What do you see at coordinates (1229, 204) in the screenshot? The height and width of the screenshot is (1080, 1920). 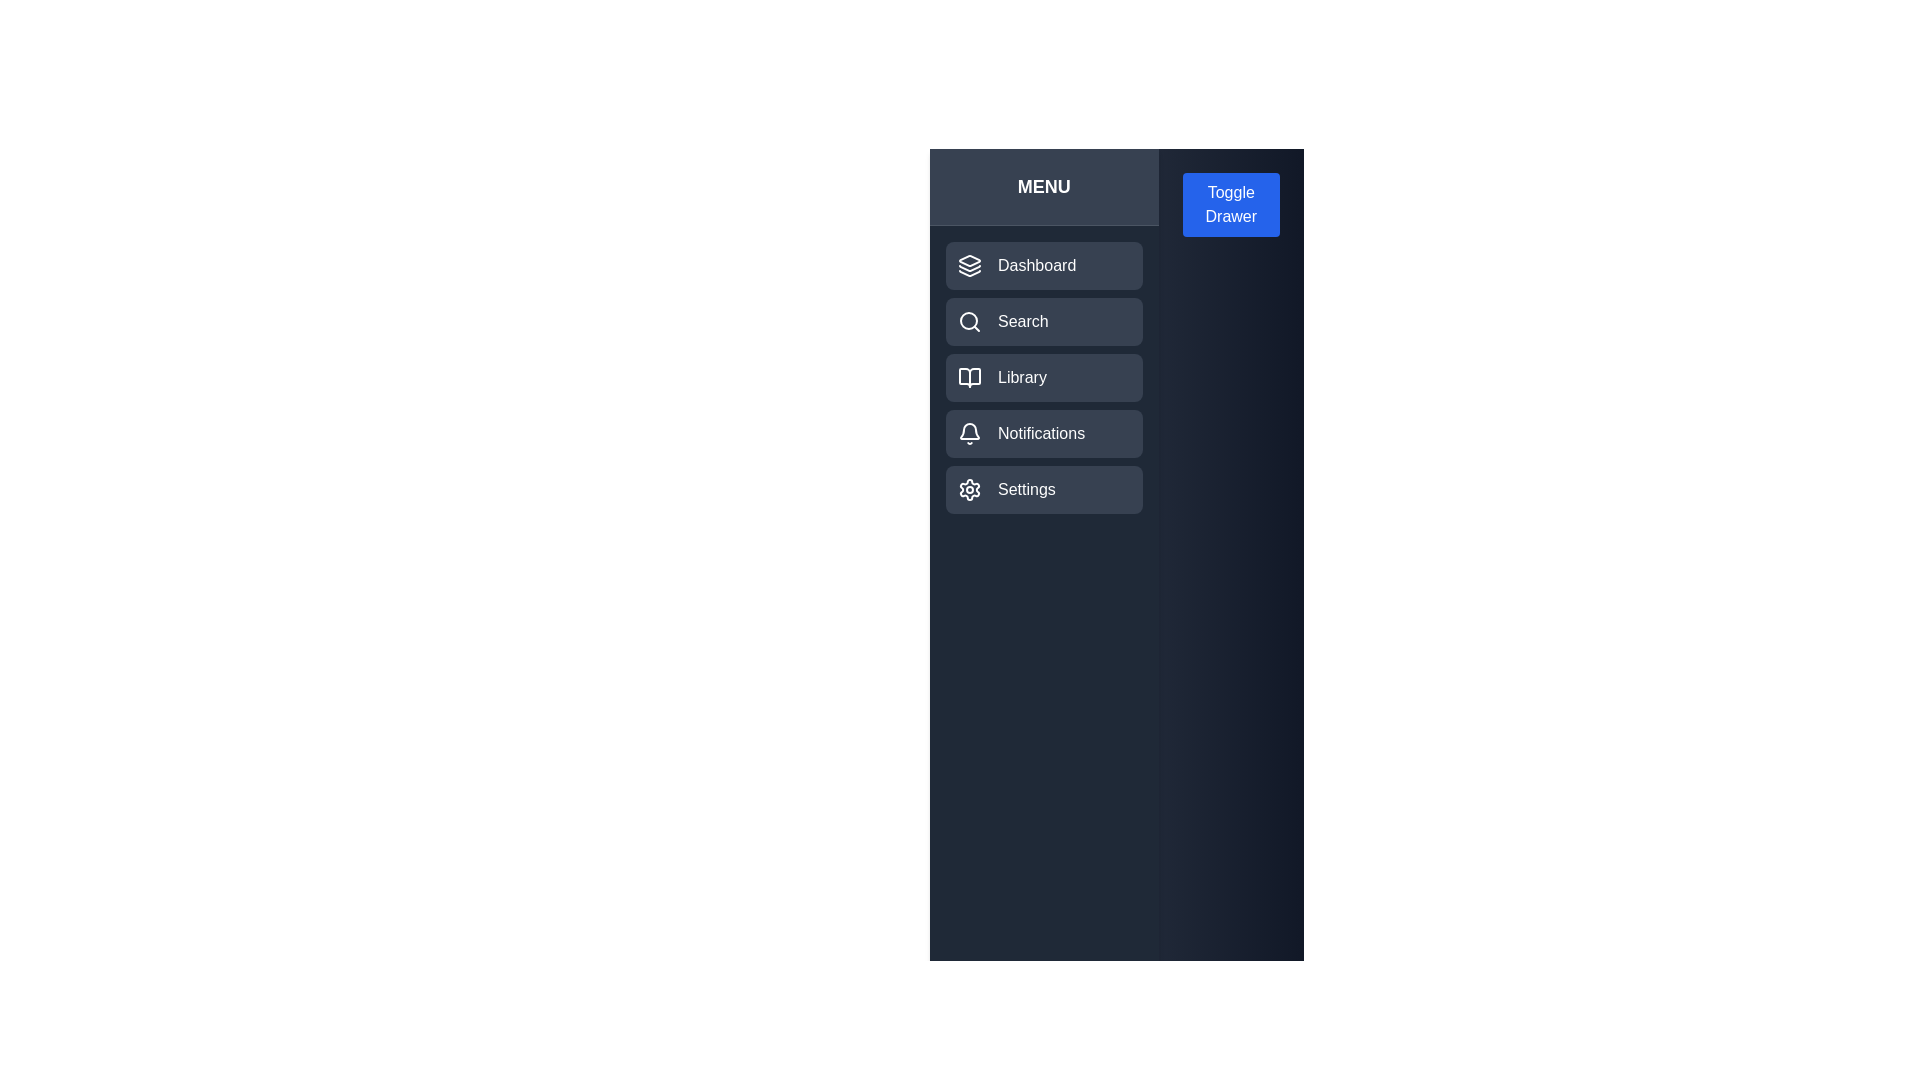 I see `the 'Toggle Drawer' button to toggle the drawer's open/close state` at bounding box center [1229, 204].